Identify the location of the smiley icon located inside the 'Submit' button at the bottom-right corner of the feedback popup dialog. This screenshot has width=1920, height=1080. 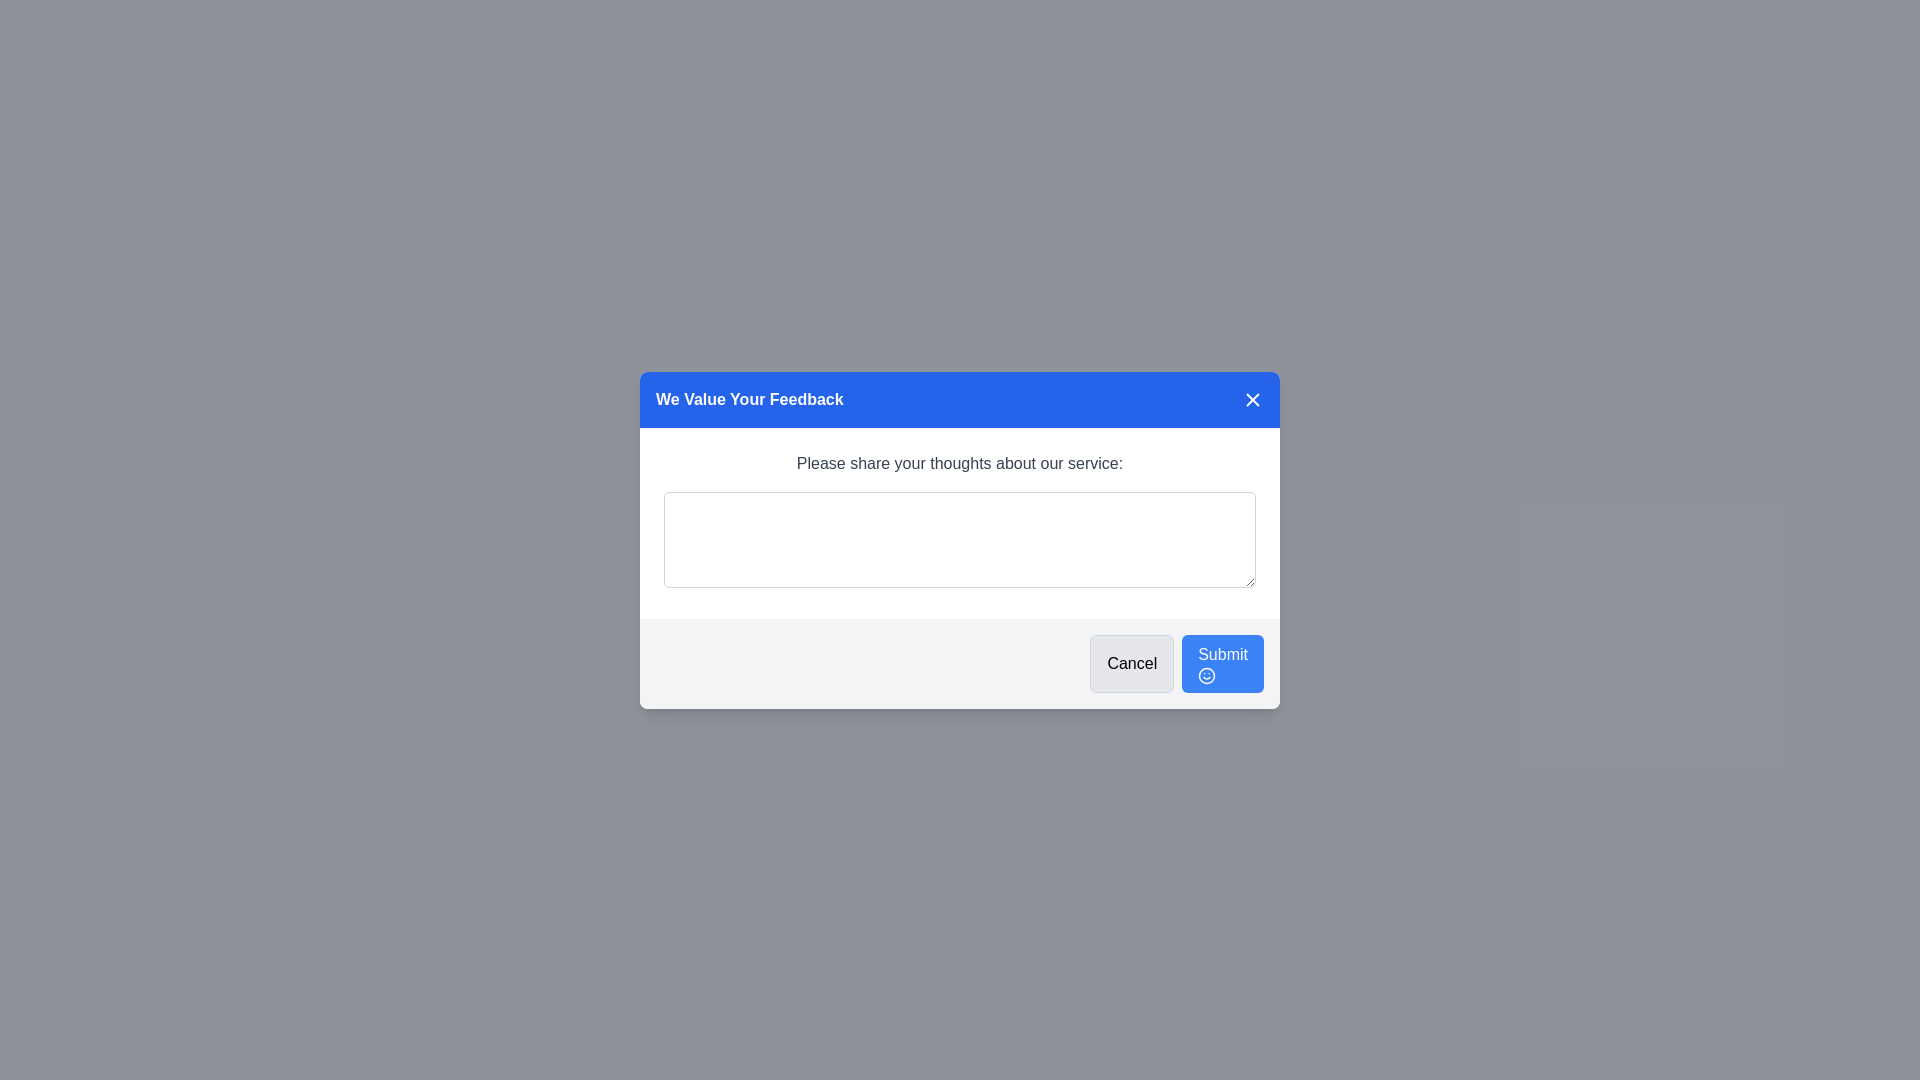
(1206, 675).